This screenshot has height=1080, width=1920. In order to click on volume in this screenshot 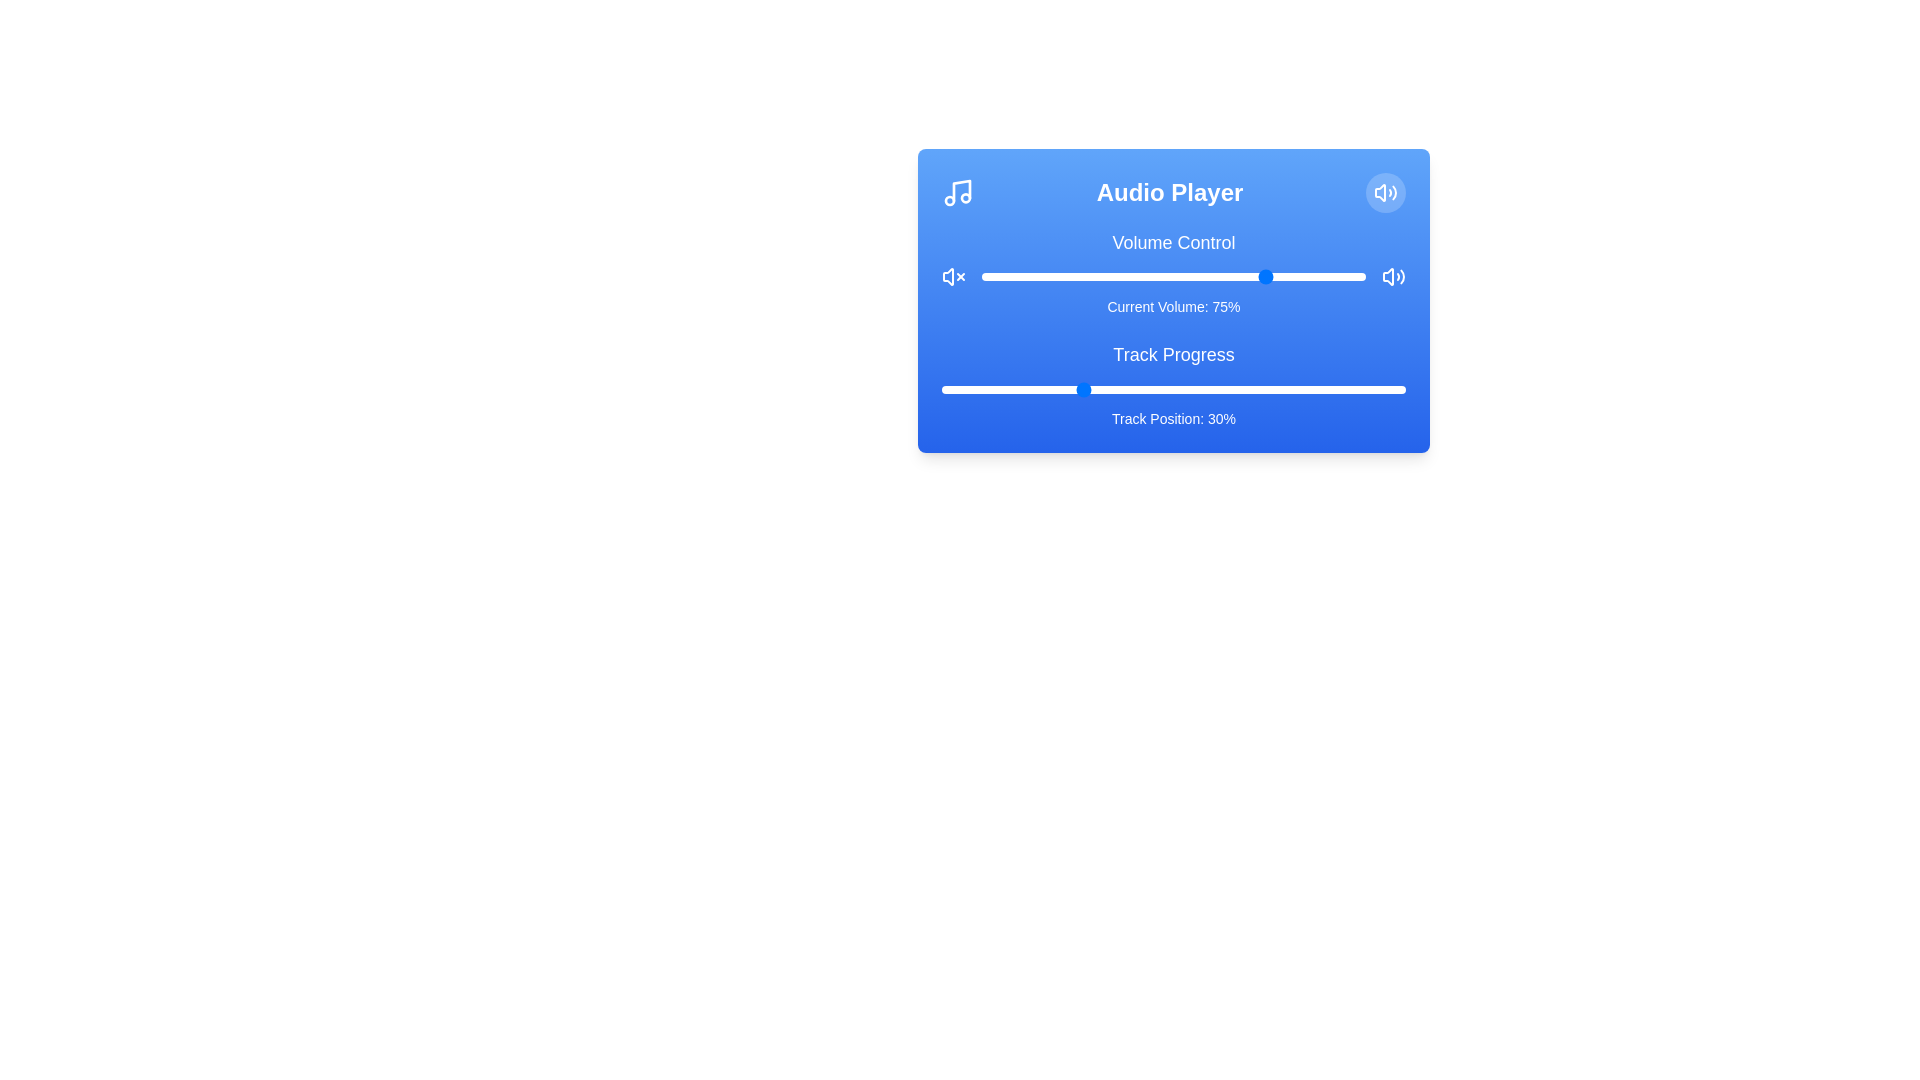, I will do `click(1103, 277)`.